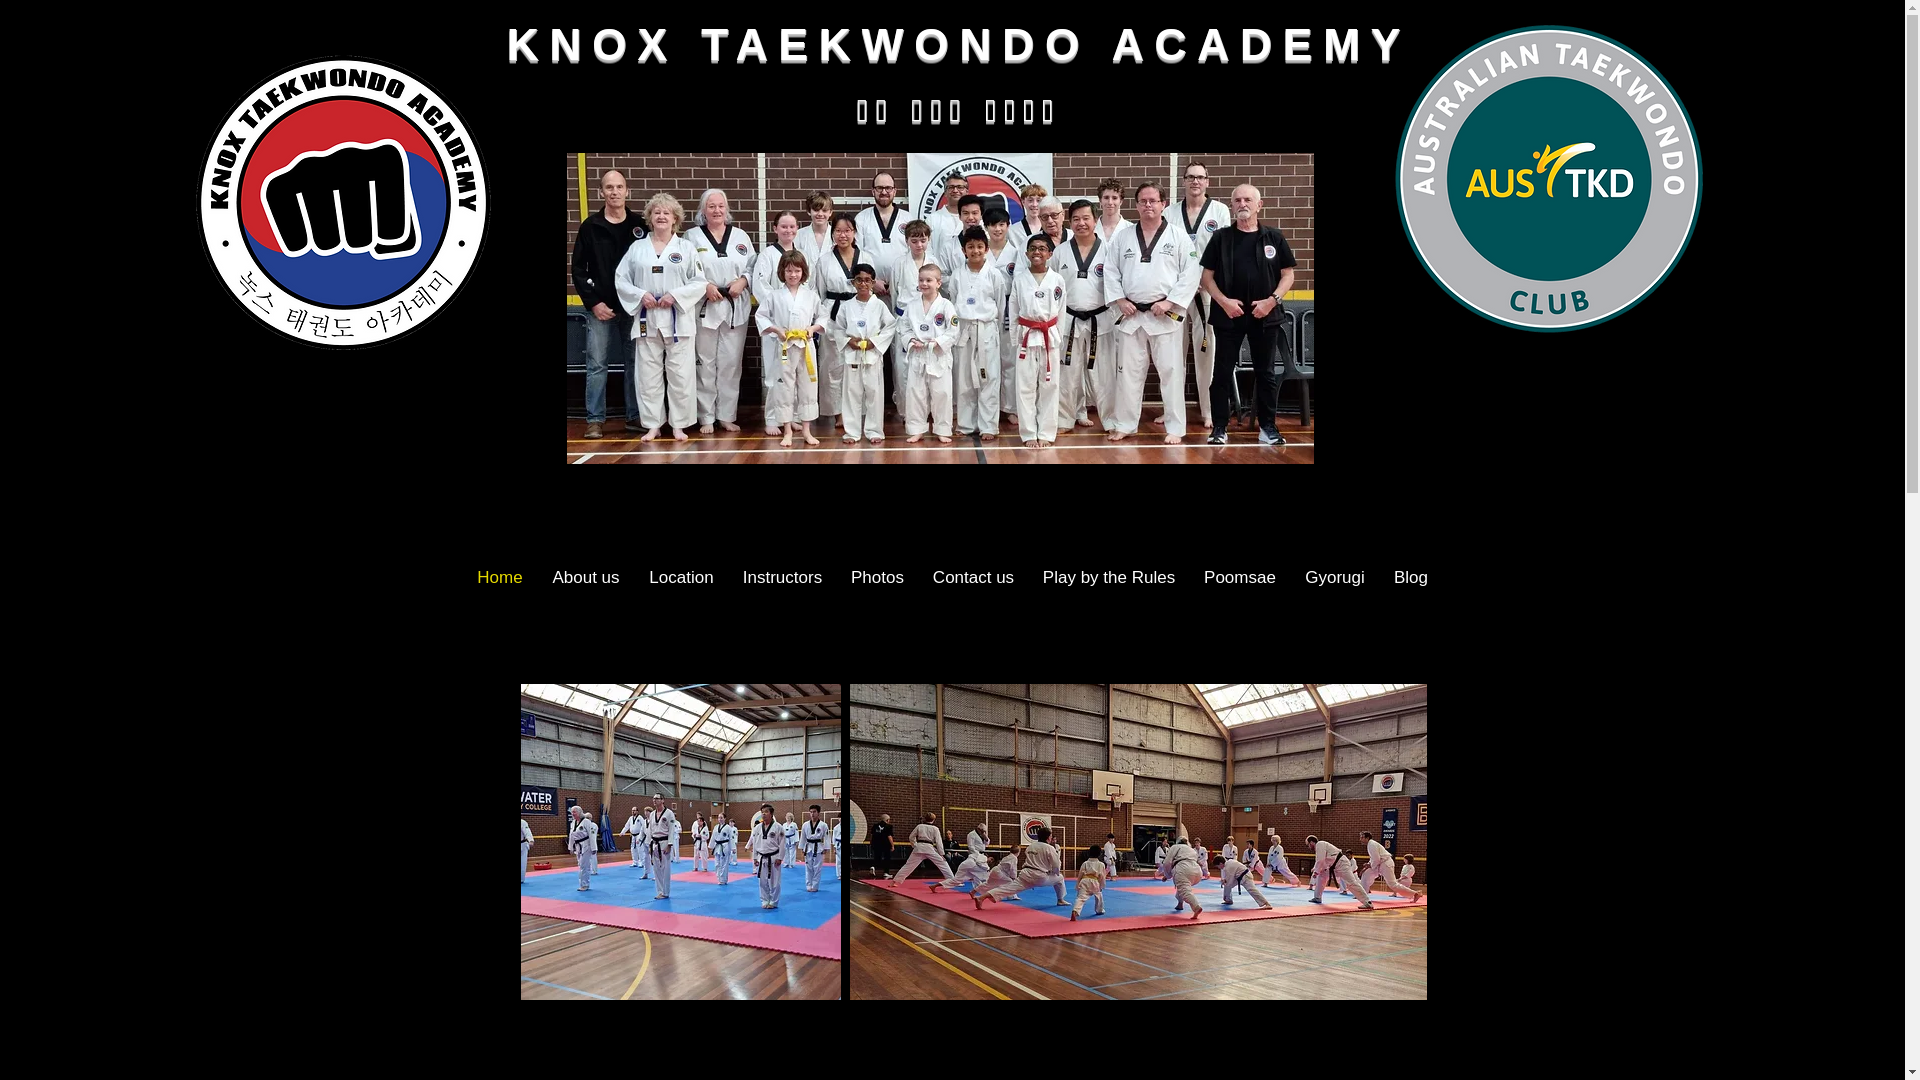  Describe the element at coordinates (916, 578) in the screenshot. I see `'Contact us'` at that location.